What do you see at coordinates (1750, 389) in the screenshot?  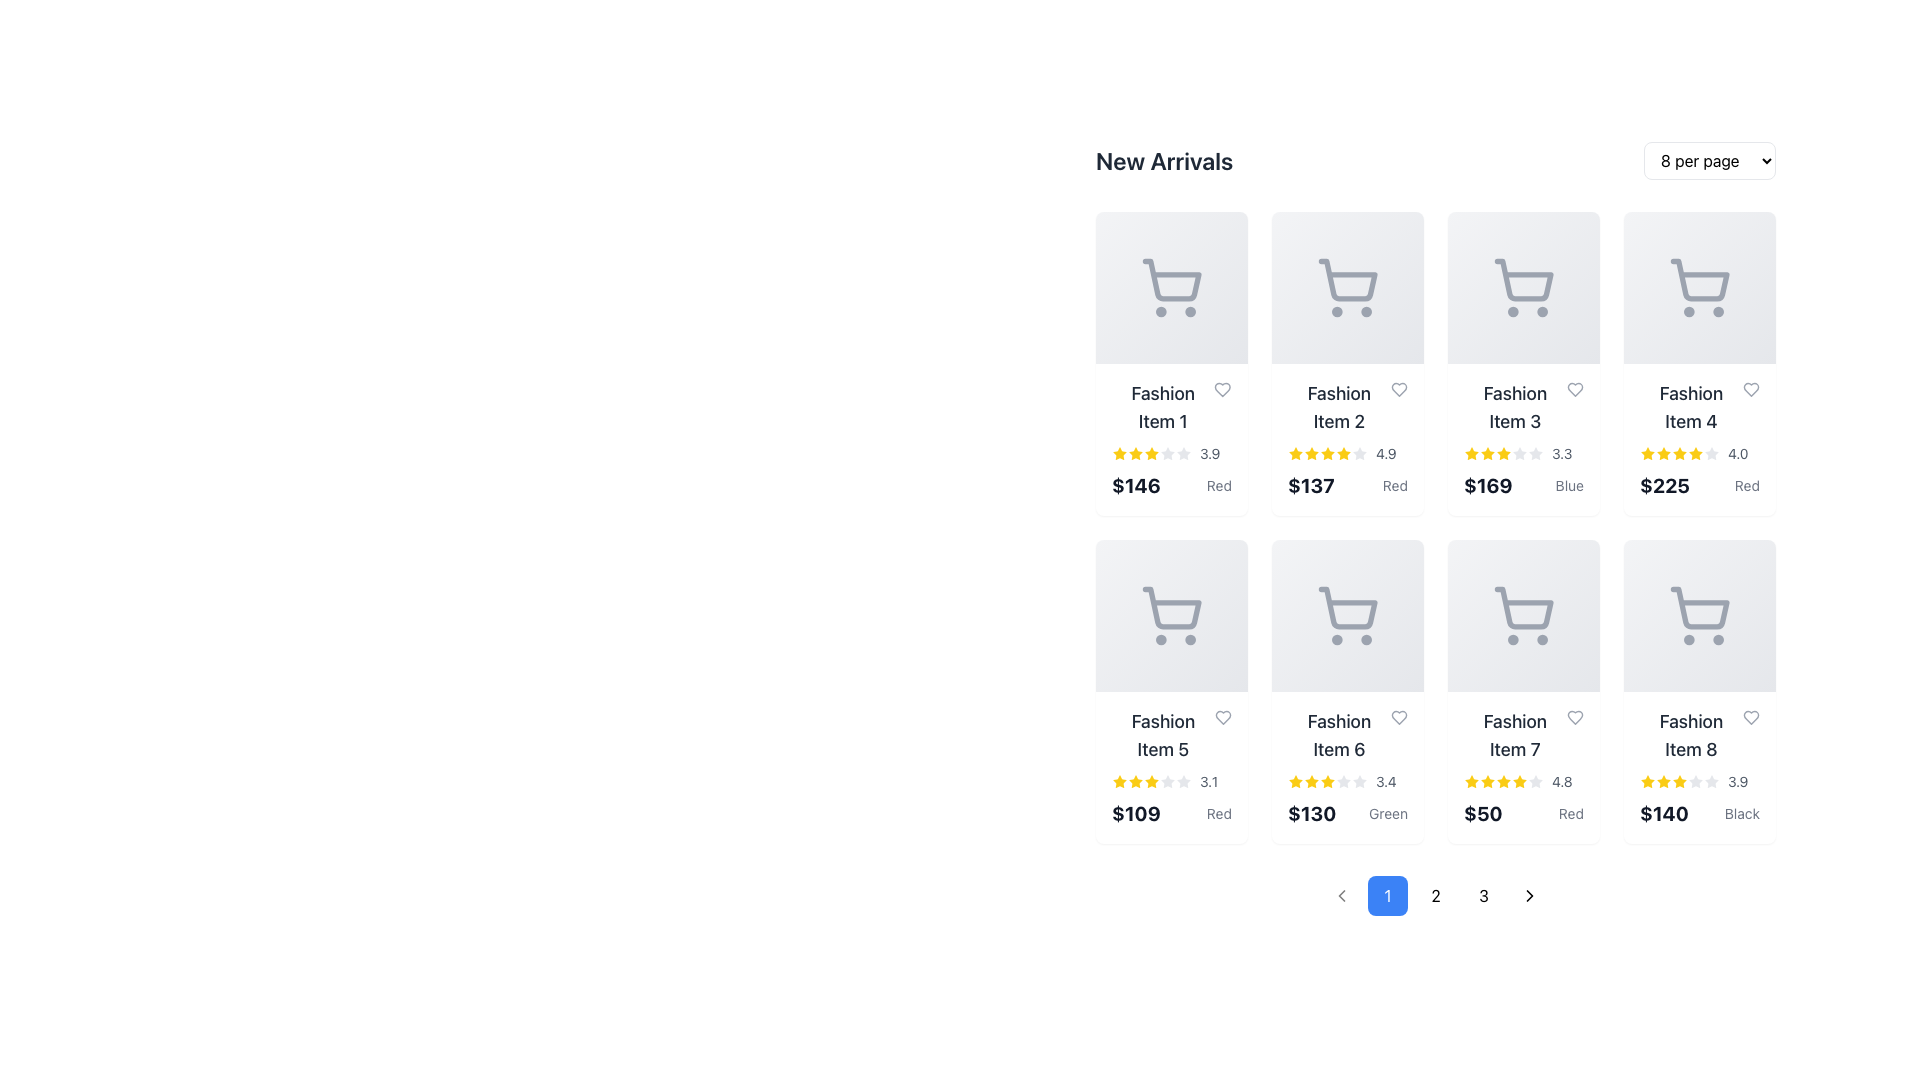 I see `the heart-shaped icon button located in the top-right corner of the product card for 'Fashion Item 4'` at bounding box center [1750, 389].